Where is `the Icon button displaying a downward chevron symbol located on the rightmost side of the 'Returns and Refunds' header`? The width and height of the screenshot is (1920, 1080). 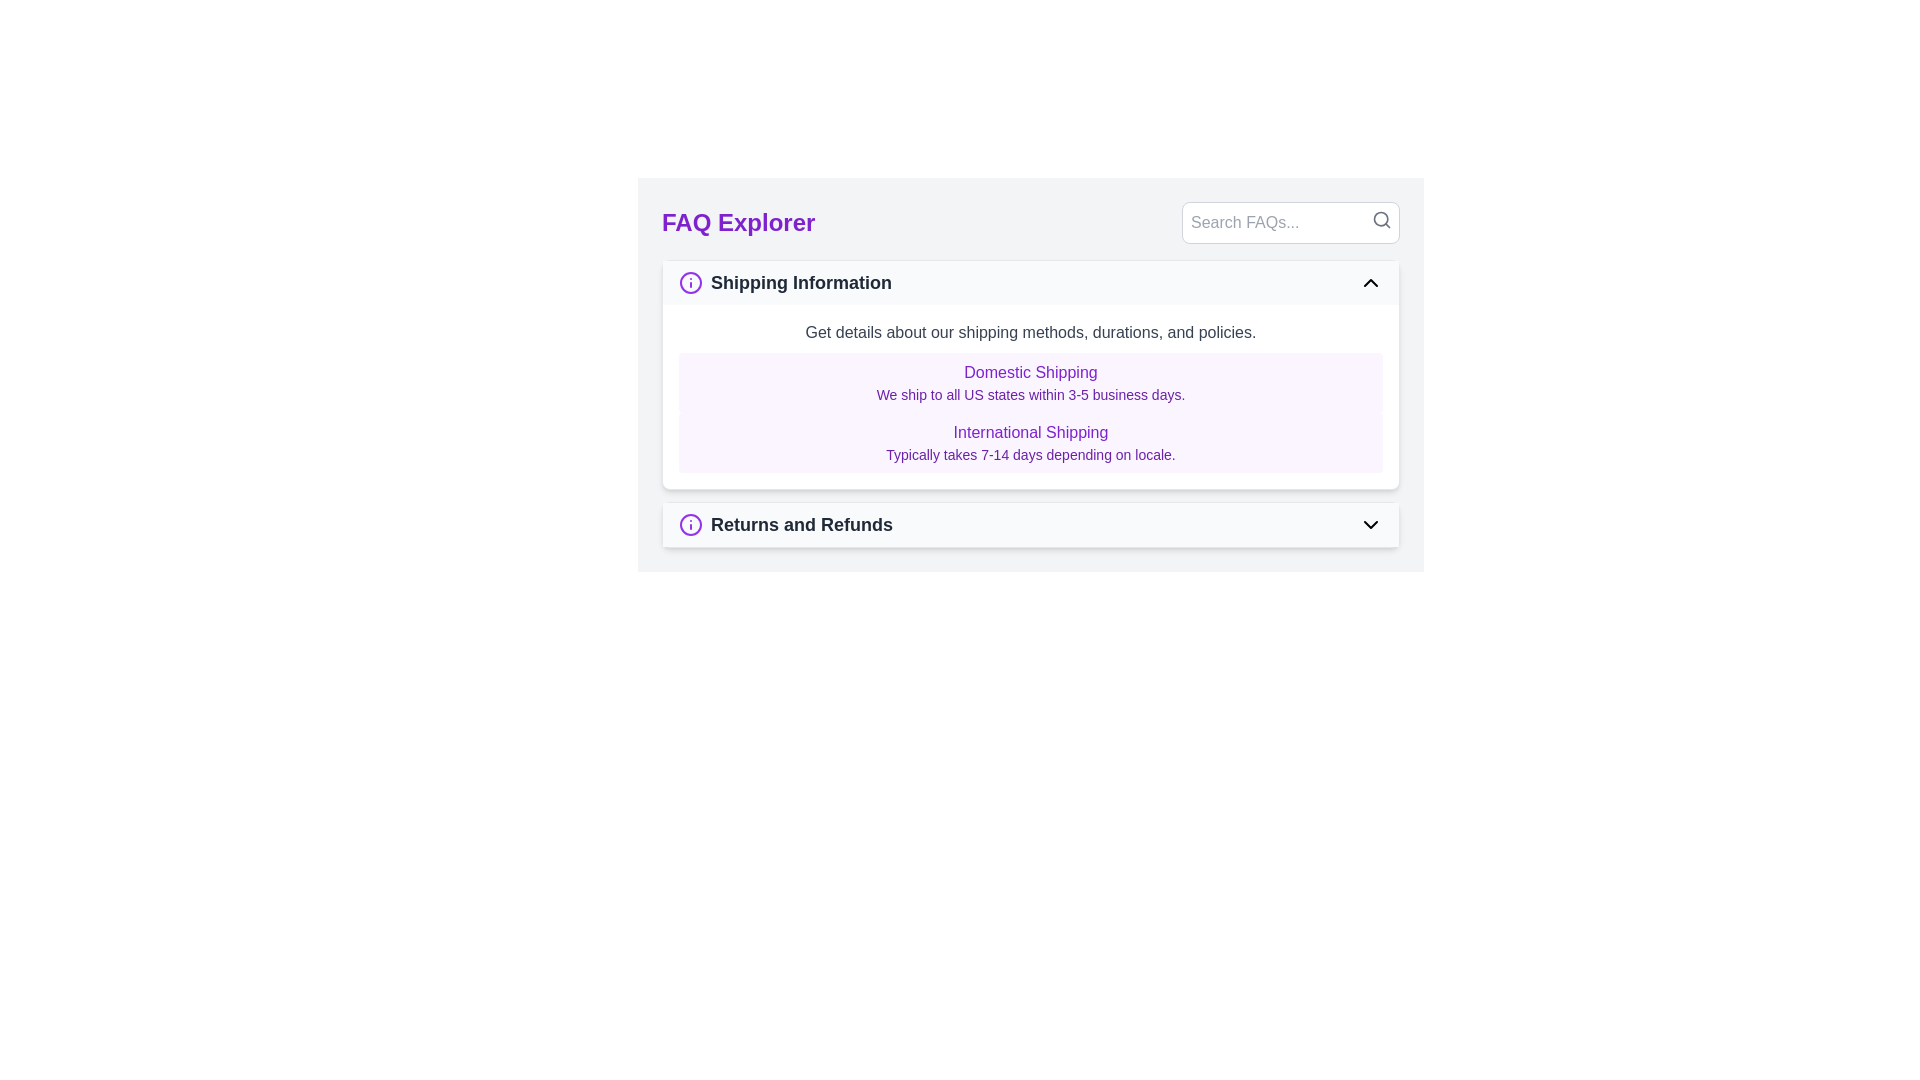 the Icon button displaying a downward chevron symbol located on the rightmost side of the 'Returns and Refunds' header is located at coordinates (1370, 523).